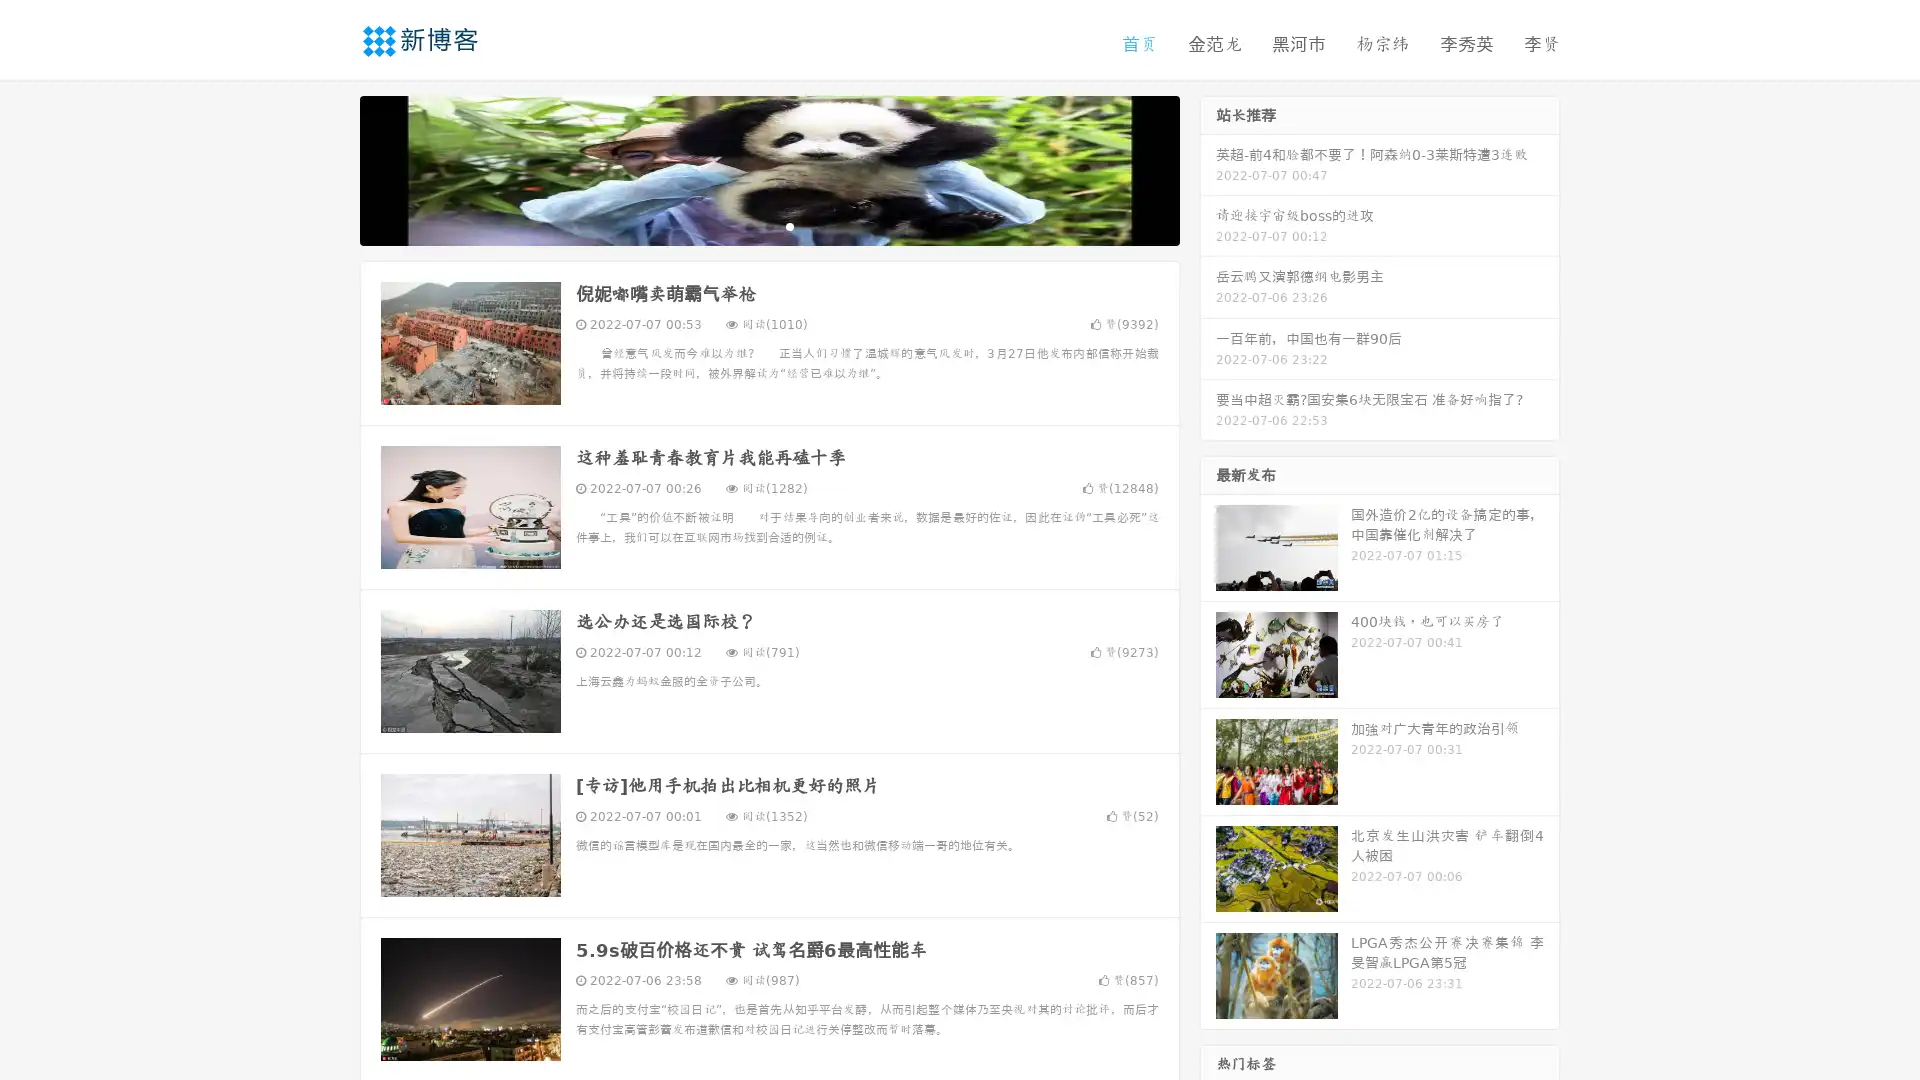  What do you see at coordinates (1208, 168) in the screenshot?
I see `Next slide` at bounding box center [1208, 168].